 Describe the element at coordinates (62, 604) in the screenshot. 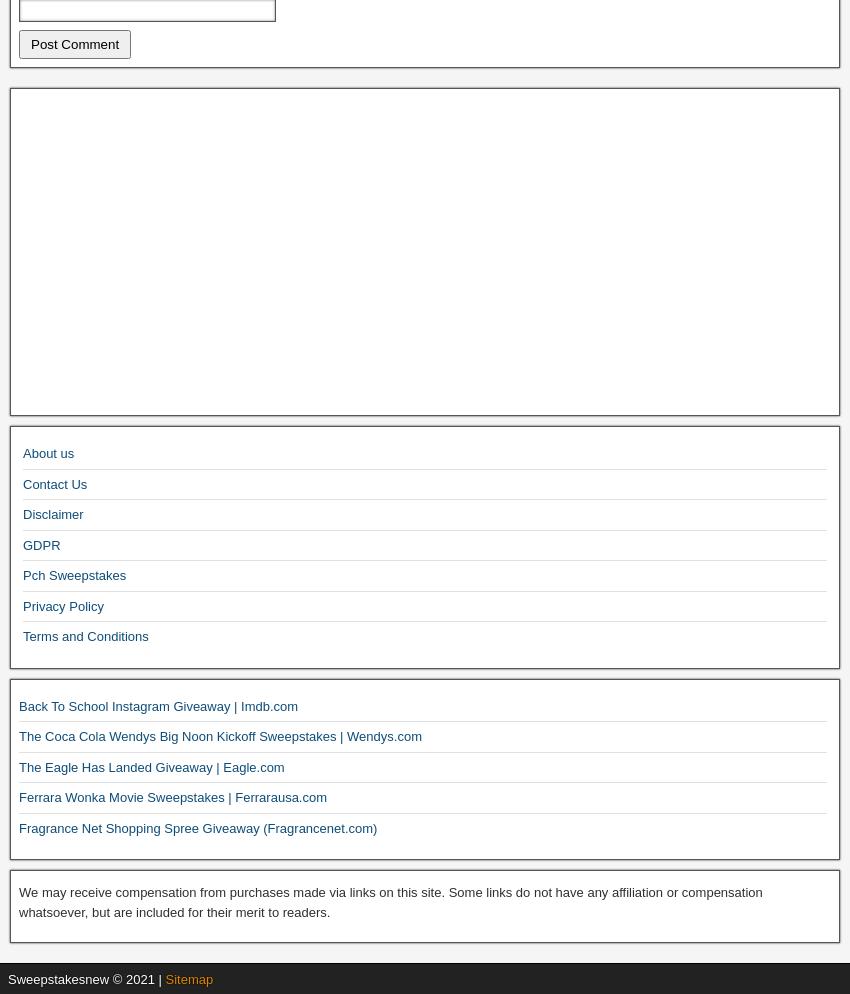

I see `'Privacy Policy'` at that location.